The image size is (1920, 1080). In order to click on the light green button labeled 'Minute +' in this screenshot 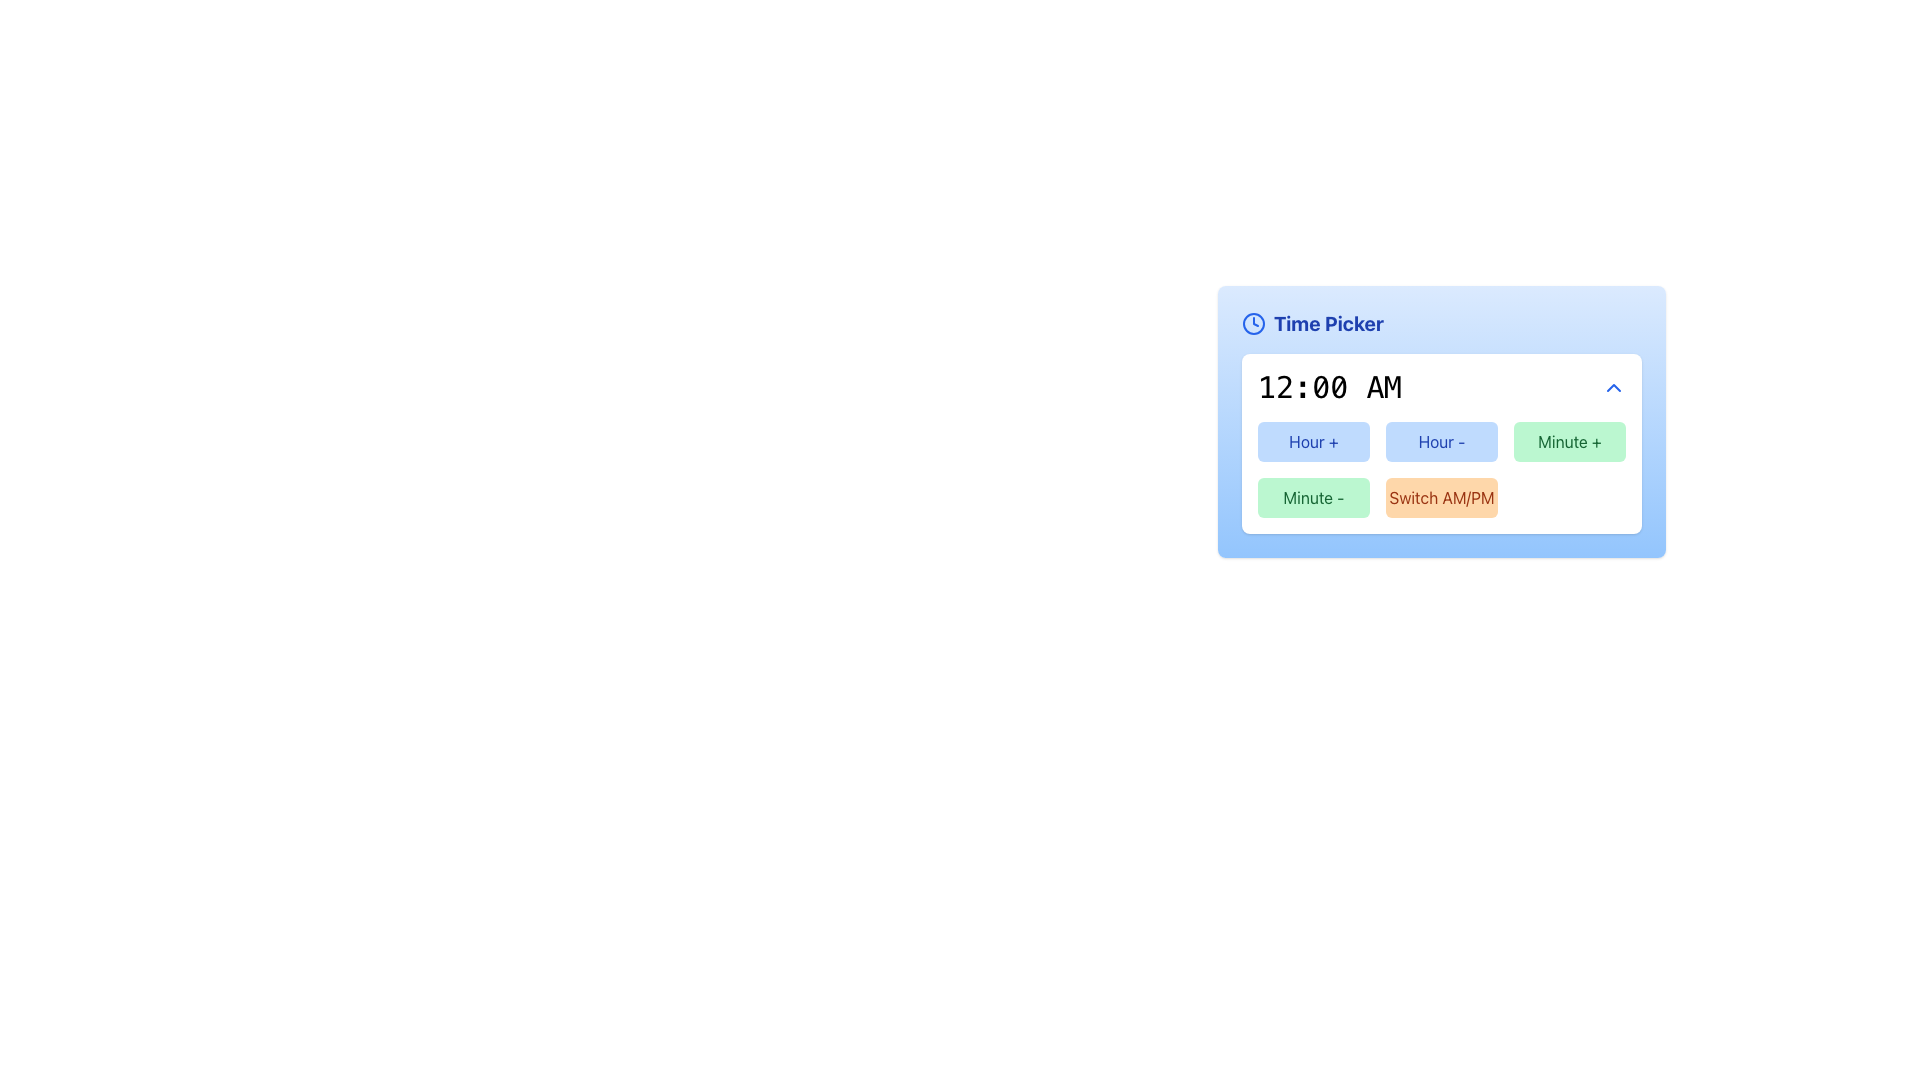, I will do `click(1568, 441)`.